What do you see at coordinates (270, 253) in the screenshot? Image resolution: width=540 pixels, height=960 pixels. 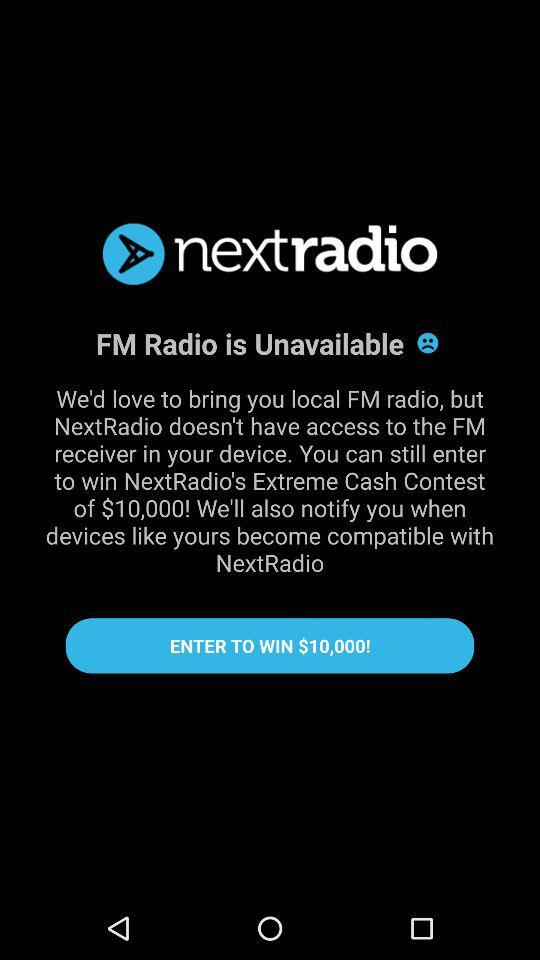 I see `nextradio` at bounding box center [270, 253].